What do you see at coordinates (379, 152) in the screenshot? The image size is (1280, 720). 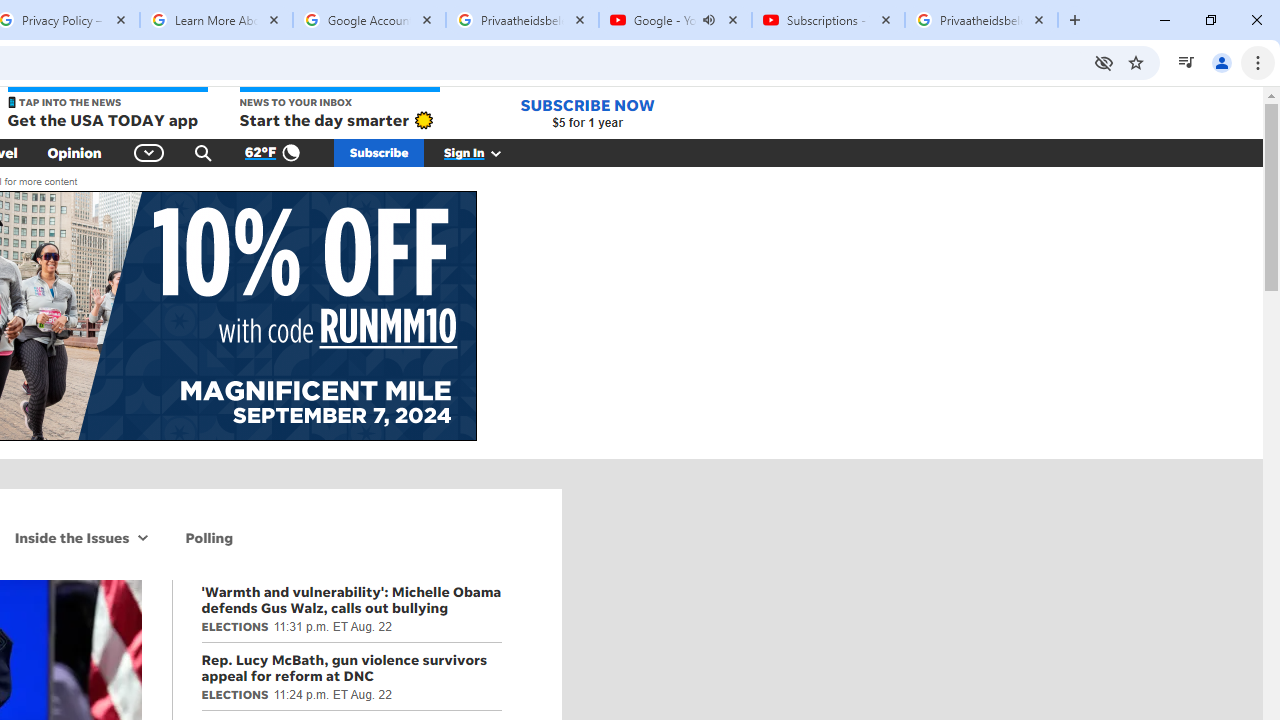 I see `'Subscribe'` at bounding box center [379, 152].